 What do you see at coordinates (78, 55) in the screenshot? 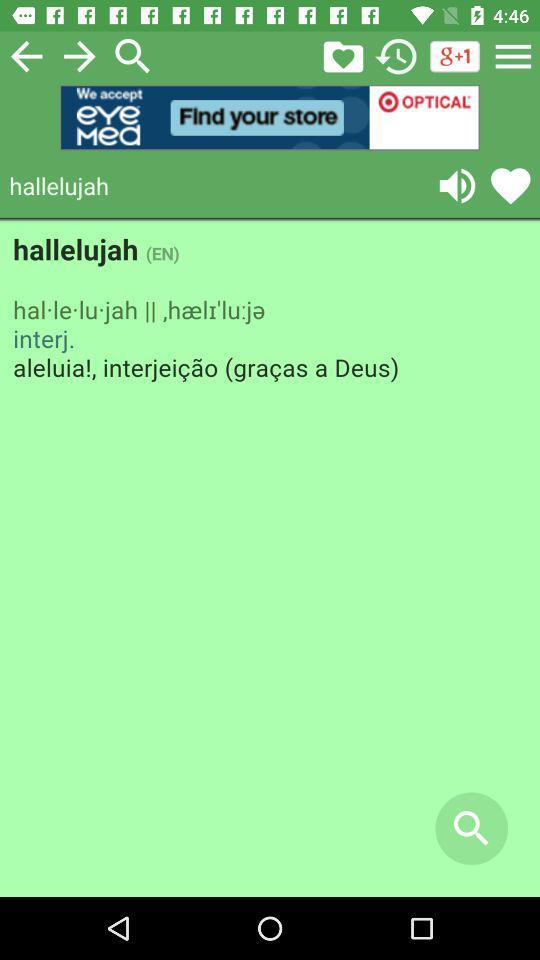
I see `next page` at bounding box center [78, 55].